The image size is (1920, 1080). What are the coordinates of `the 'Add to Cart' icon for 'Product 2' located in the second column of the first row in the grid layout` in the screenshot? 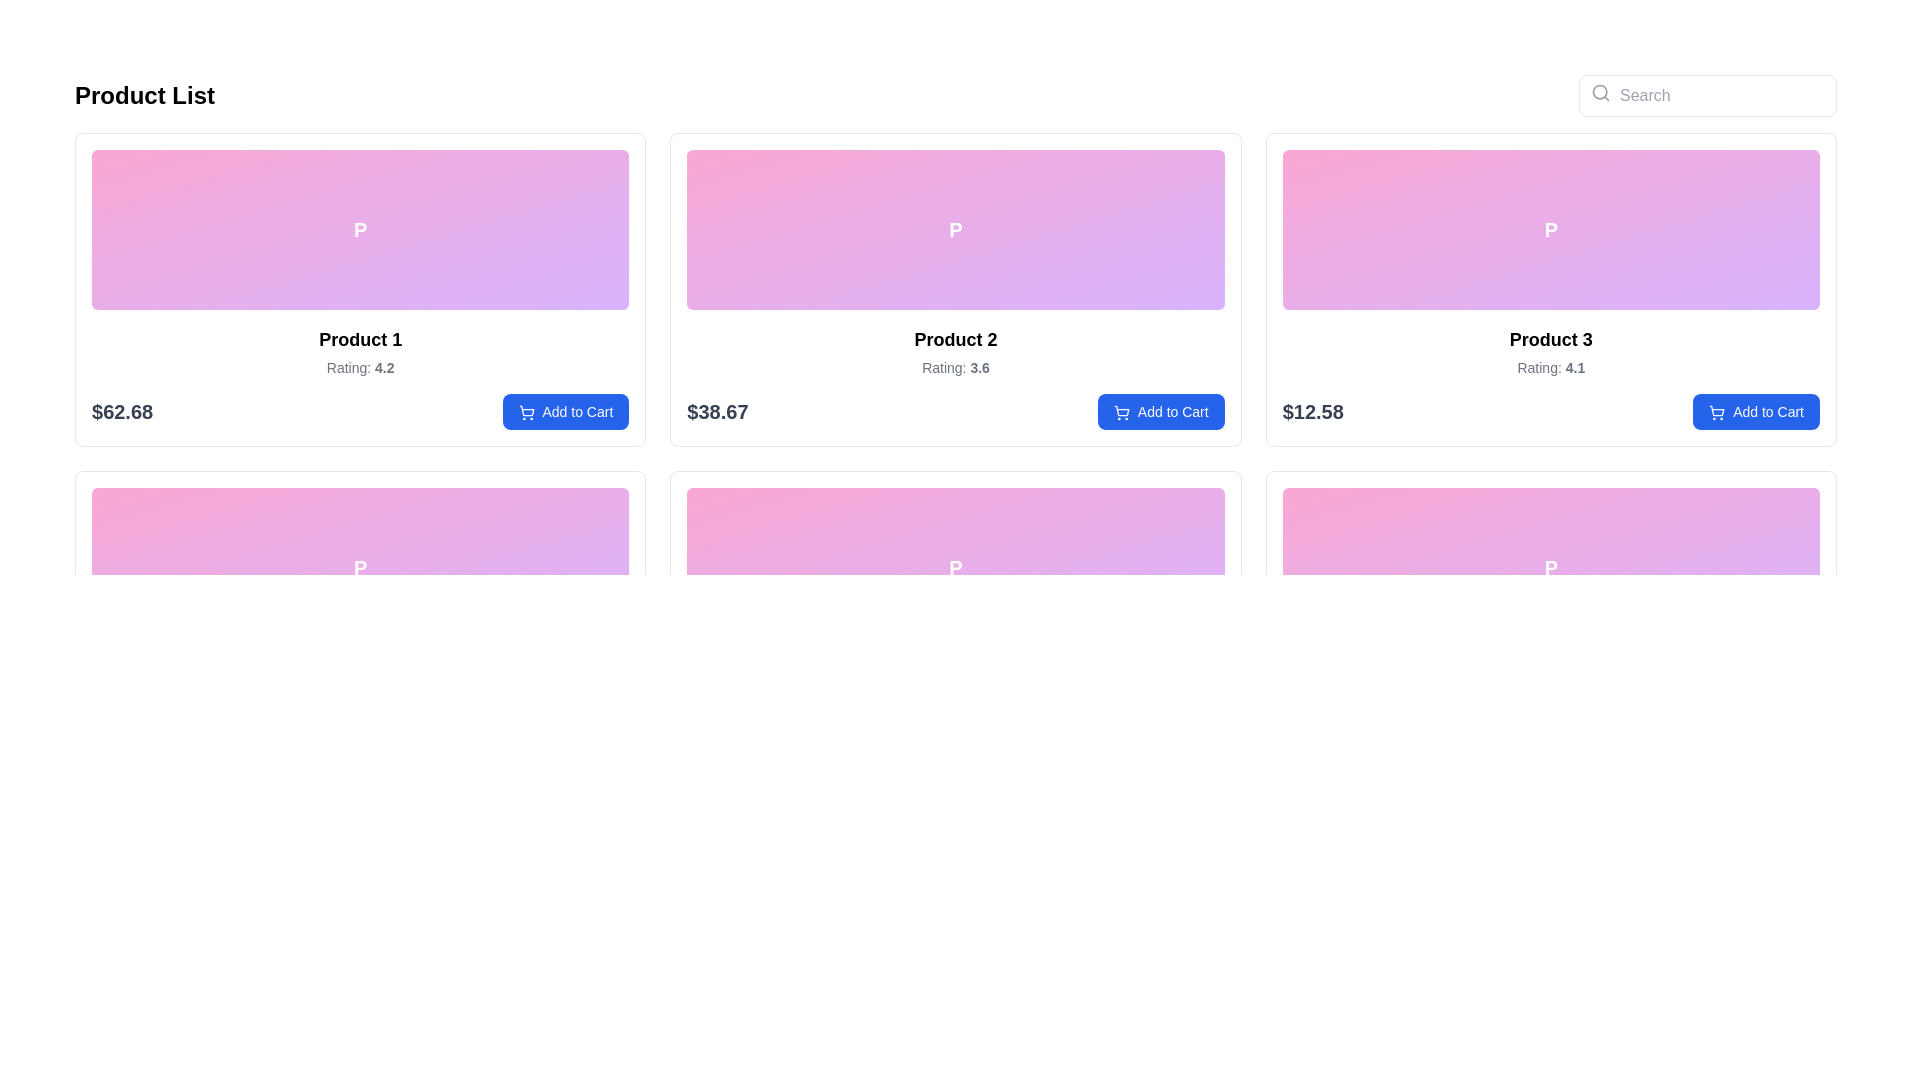 It's located at (1121, 412).